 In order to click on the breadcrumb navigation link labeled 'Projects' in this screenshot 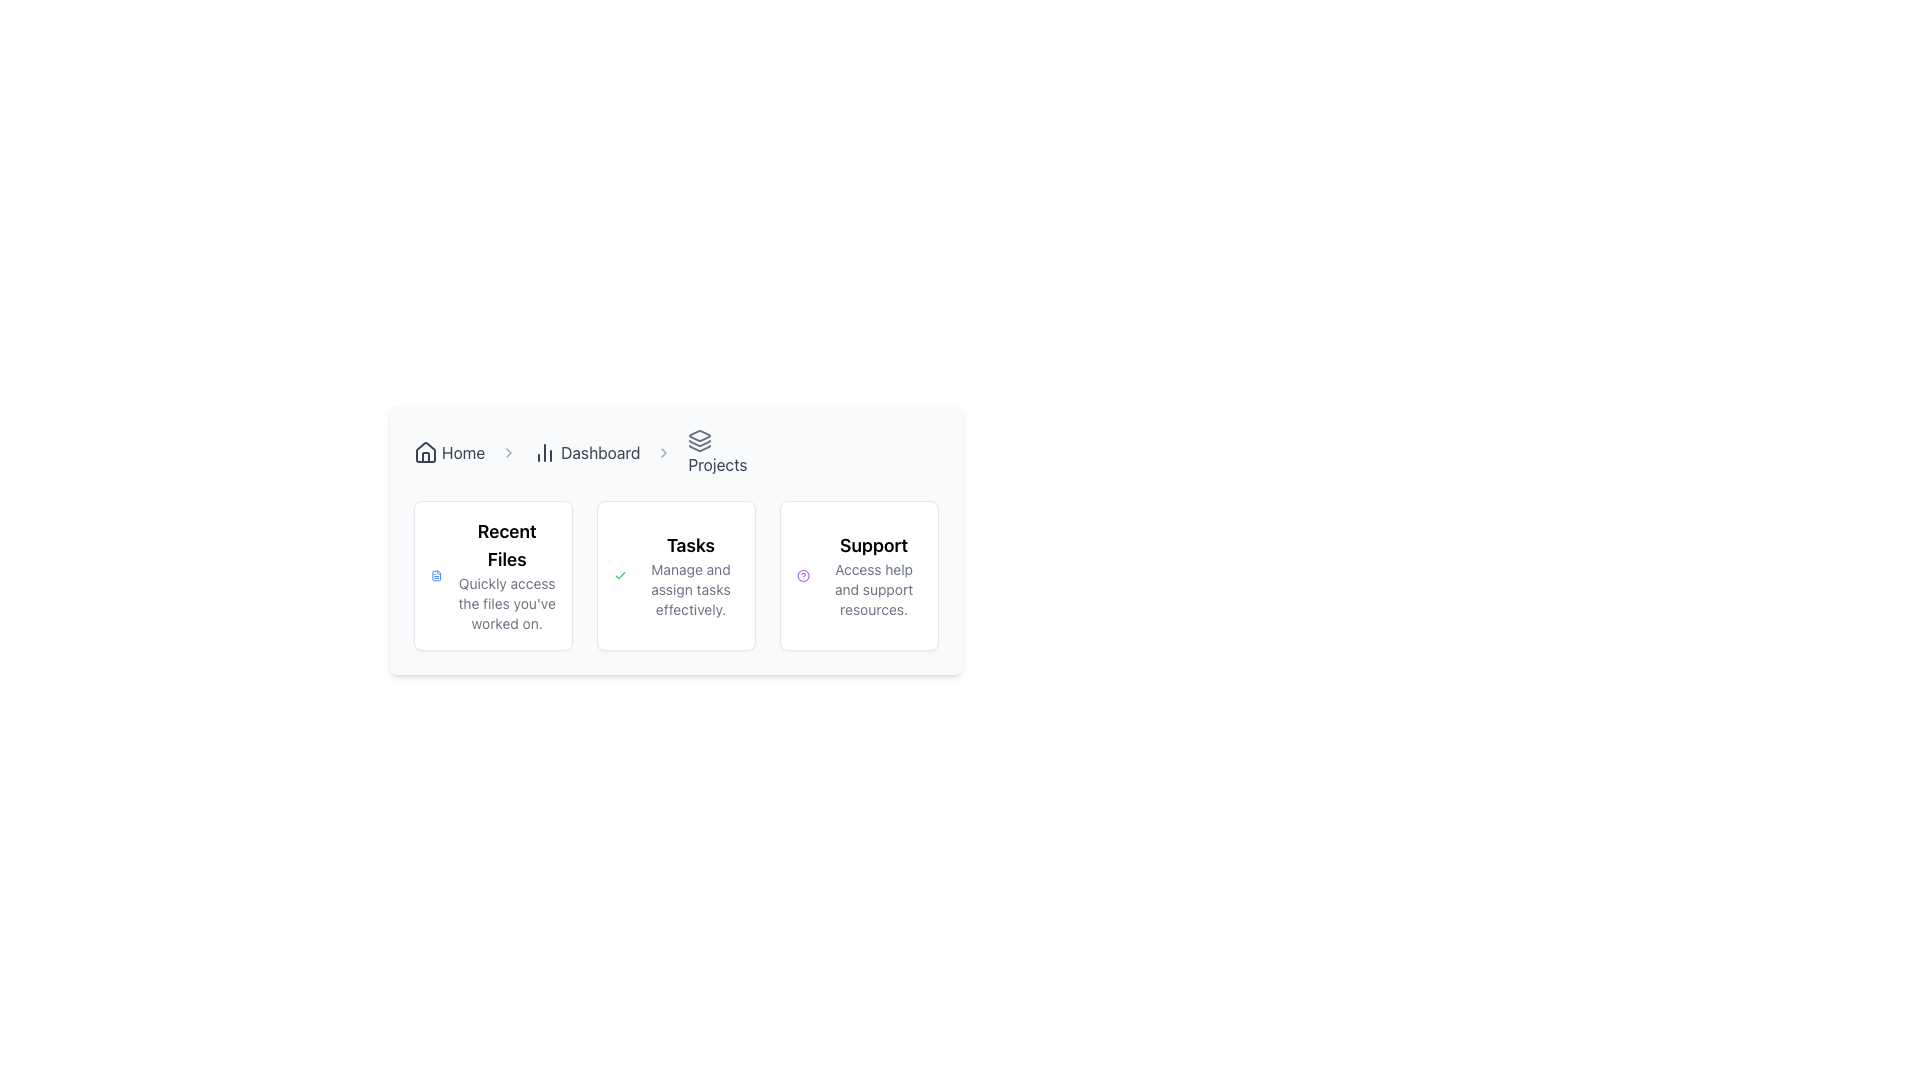, I will do `click(717, 452)`.